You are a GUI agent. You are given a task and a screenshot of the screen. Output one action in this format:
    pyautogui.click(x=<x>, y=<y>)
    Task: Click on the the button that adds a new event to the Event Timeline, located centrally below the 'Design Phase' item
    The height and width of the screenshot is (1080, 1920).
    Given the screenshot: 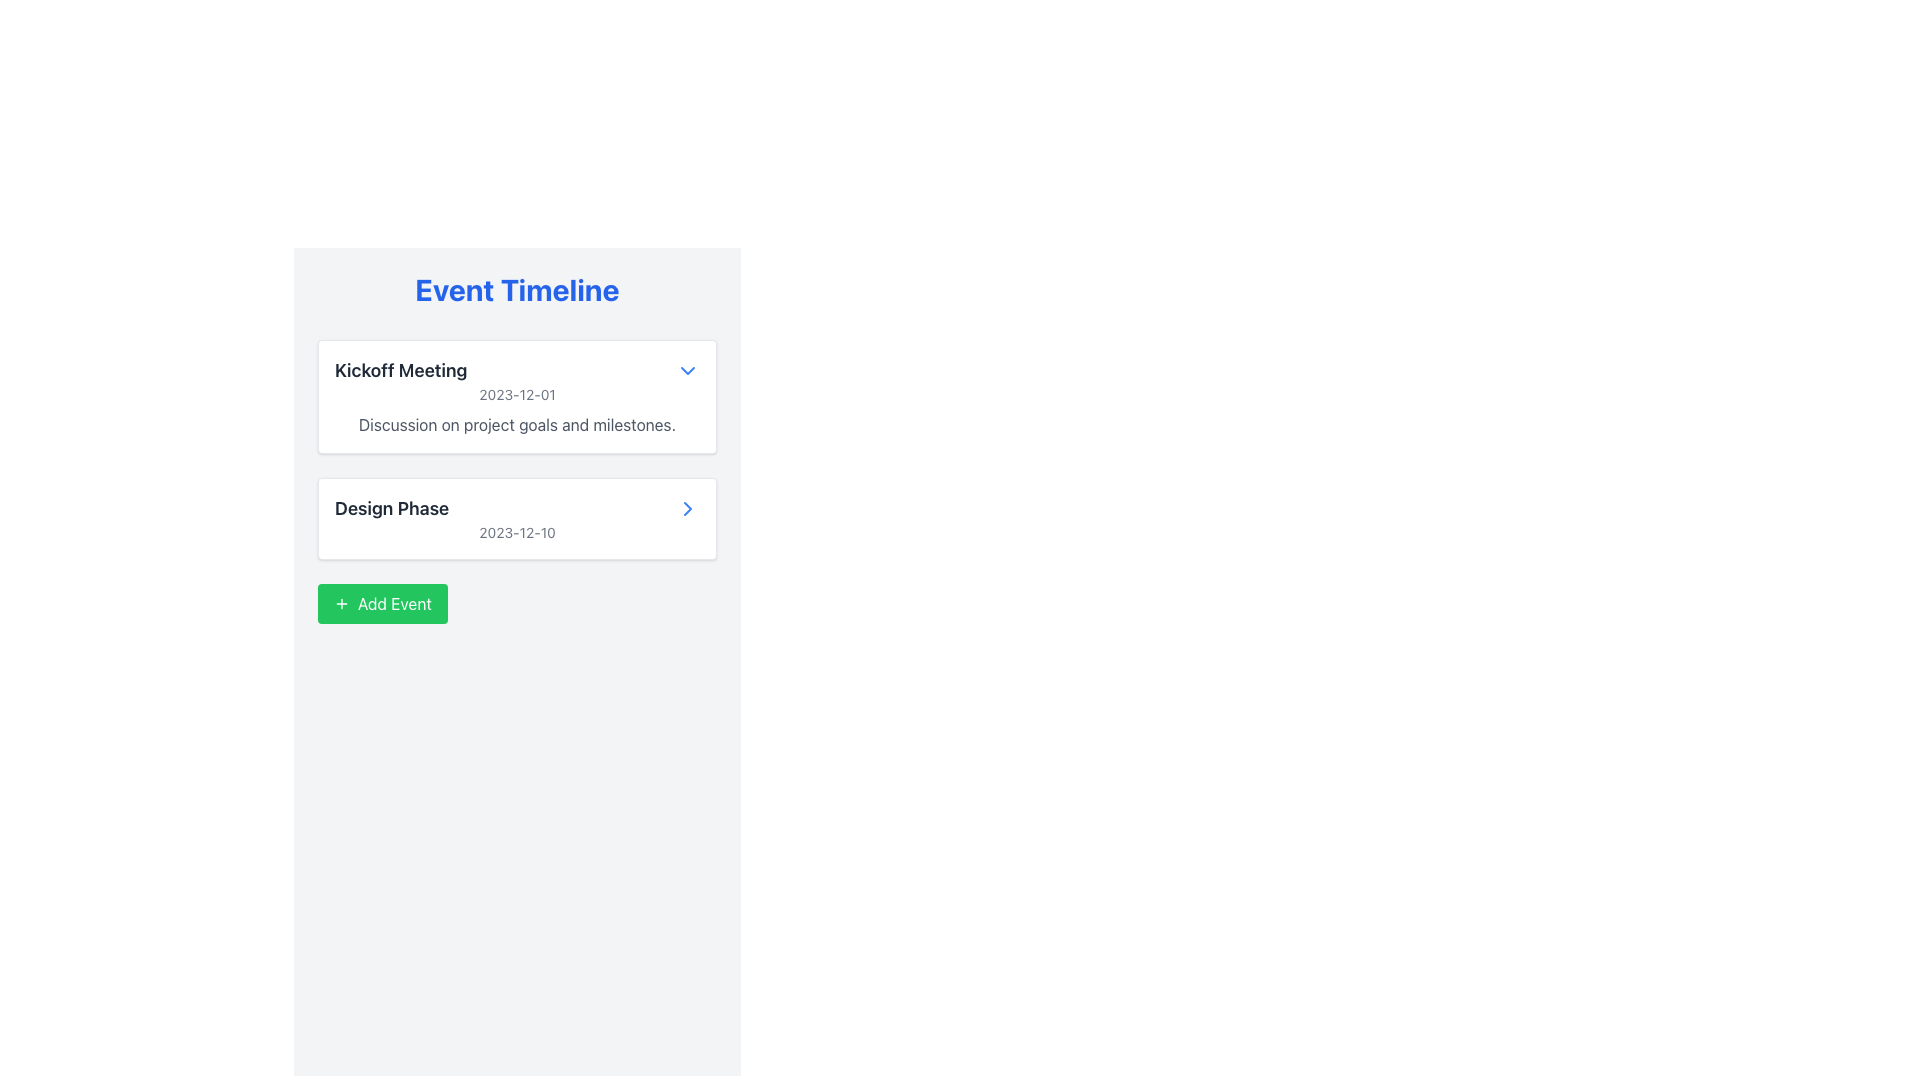 What is the action you would take?
    pyautogui.click(x=382, y=603)
    